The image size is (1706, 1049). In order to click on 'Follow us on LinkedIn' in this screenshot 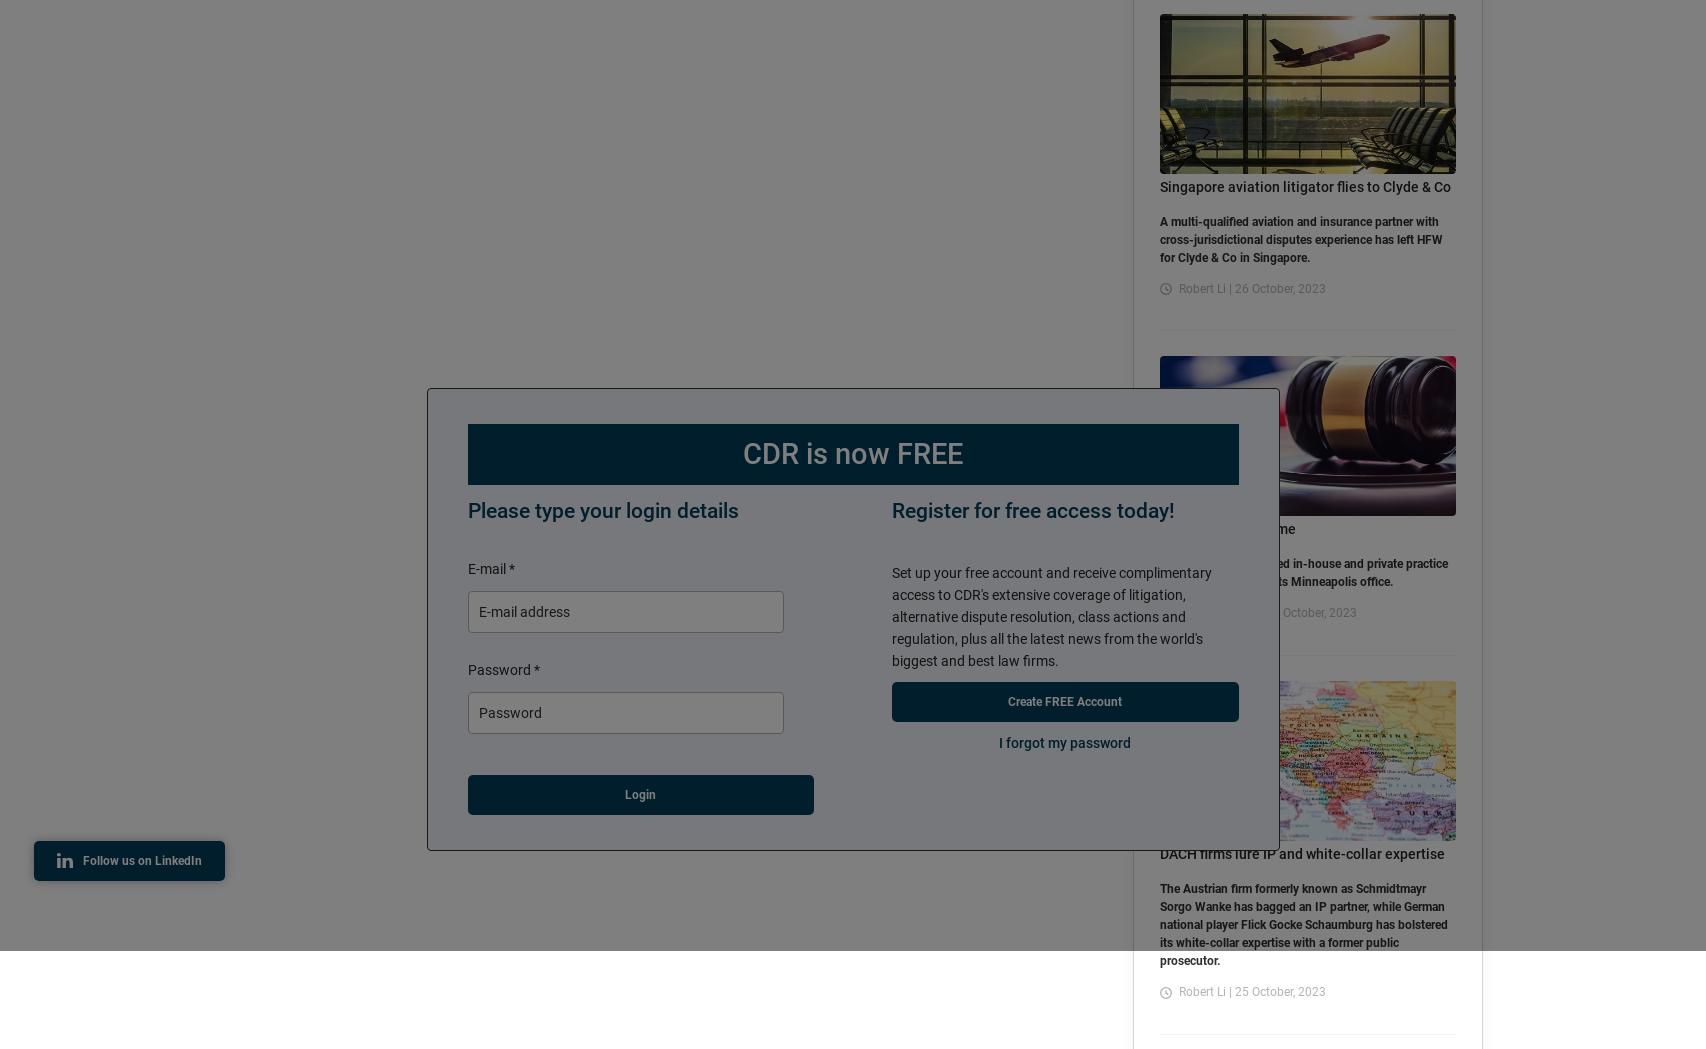, I will do `click(142, 861)`.